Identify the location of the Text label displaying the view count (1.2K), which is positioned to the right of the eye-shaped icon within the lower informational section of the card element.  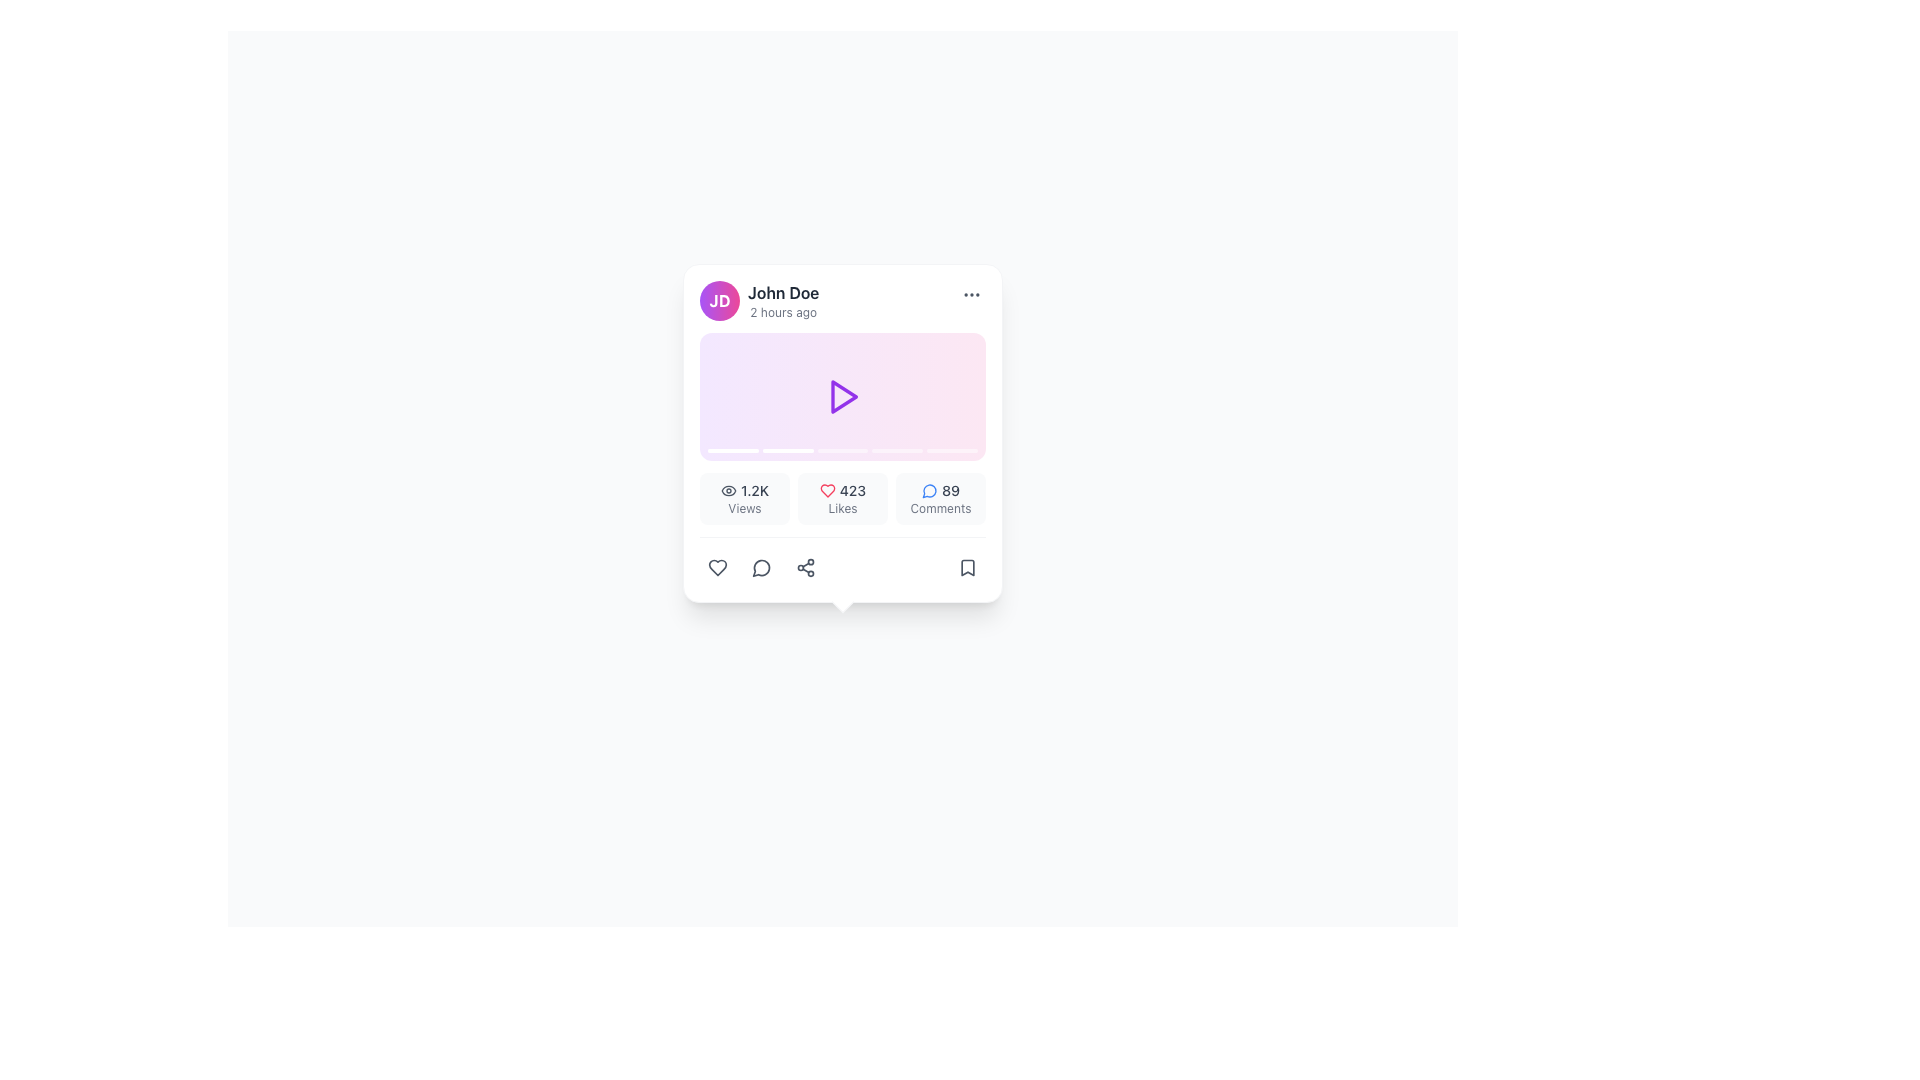
(753, 490).